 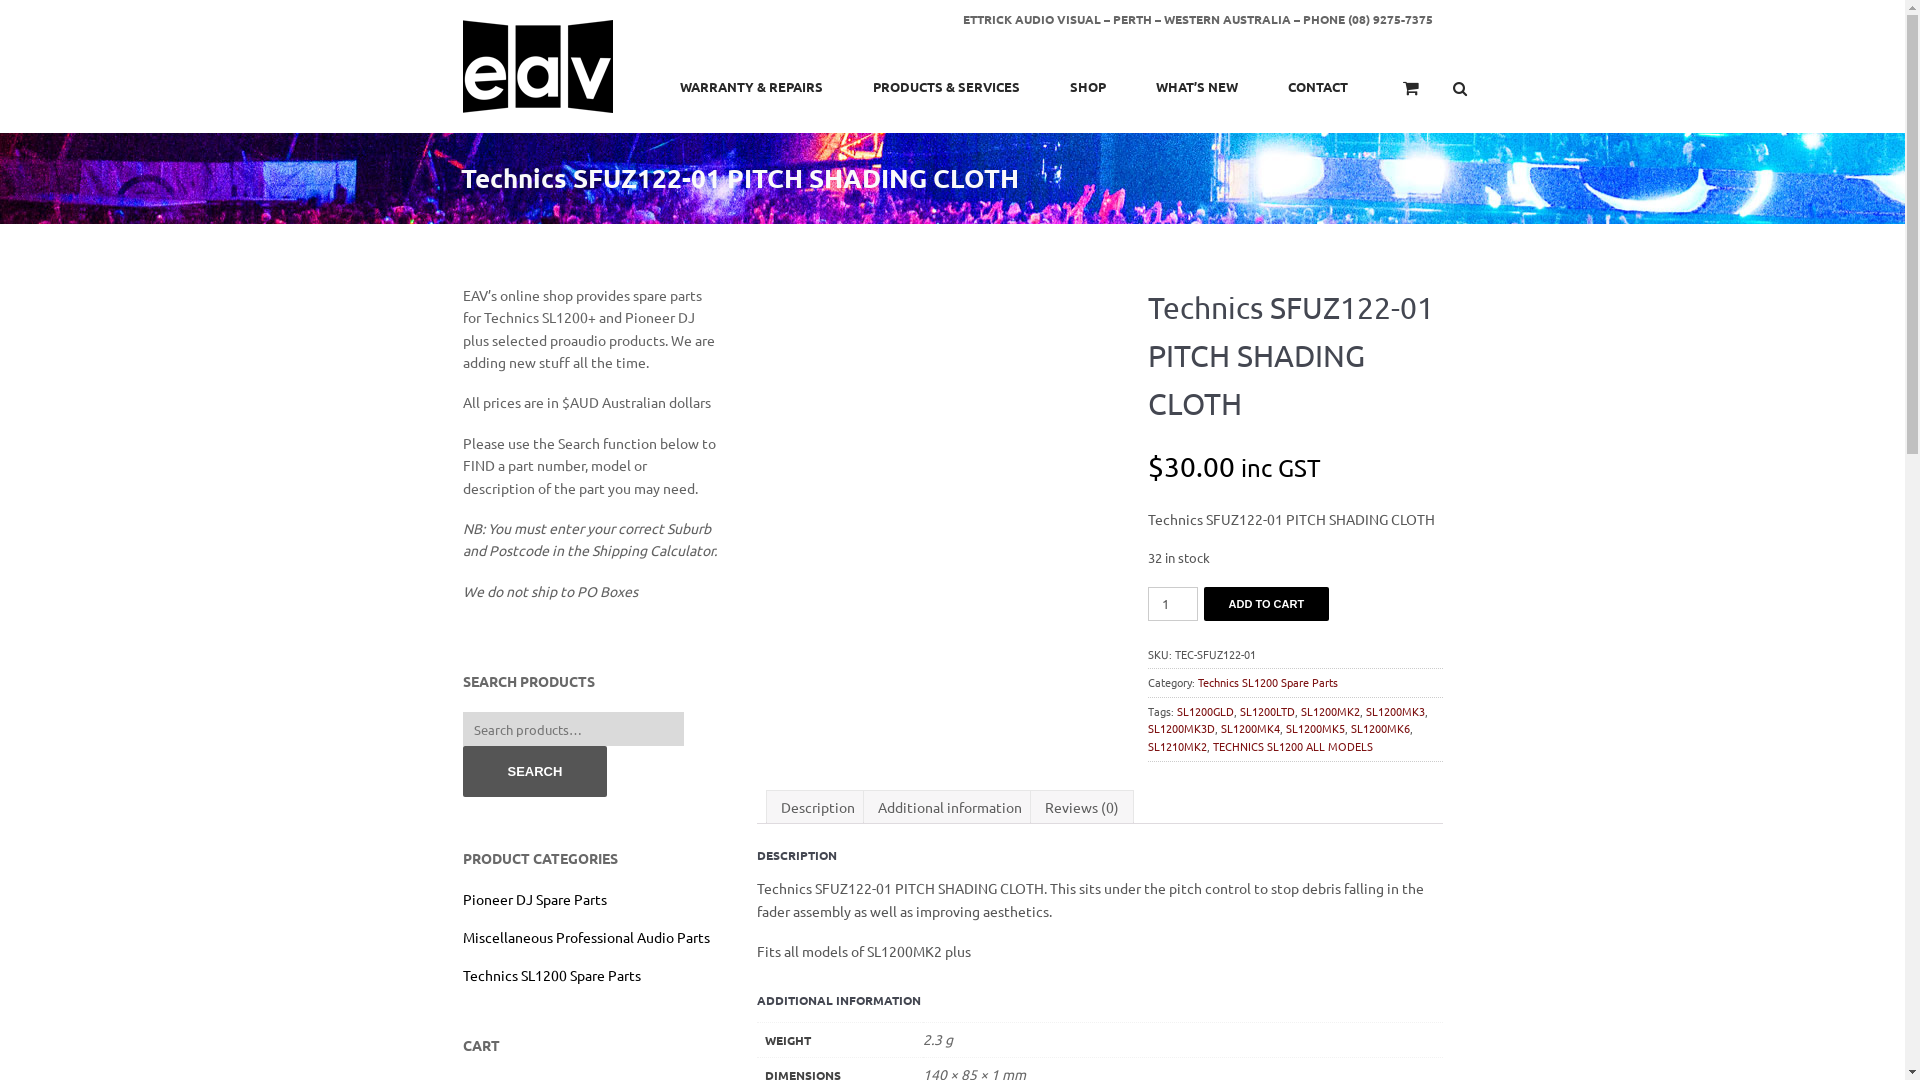 What do you see at coordinates (460, 897) in the screenshot?
I see `'Pioneer DJ Spare Parts'` at bounding box center [460, 897].